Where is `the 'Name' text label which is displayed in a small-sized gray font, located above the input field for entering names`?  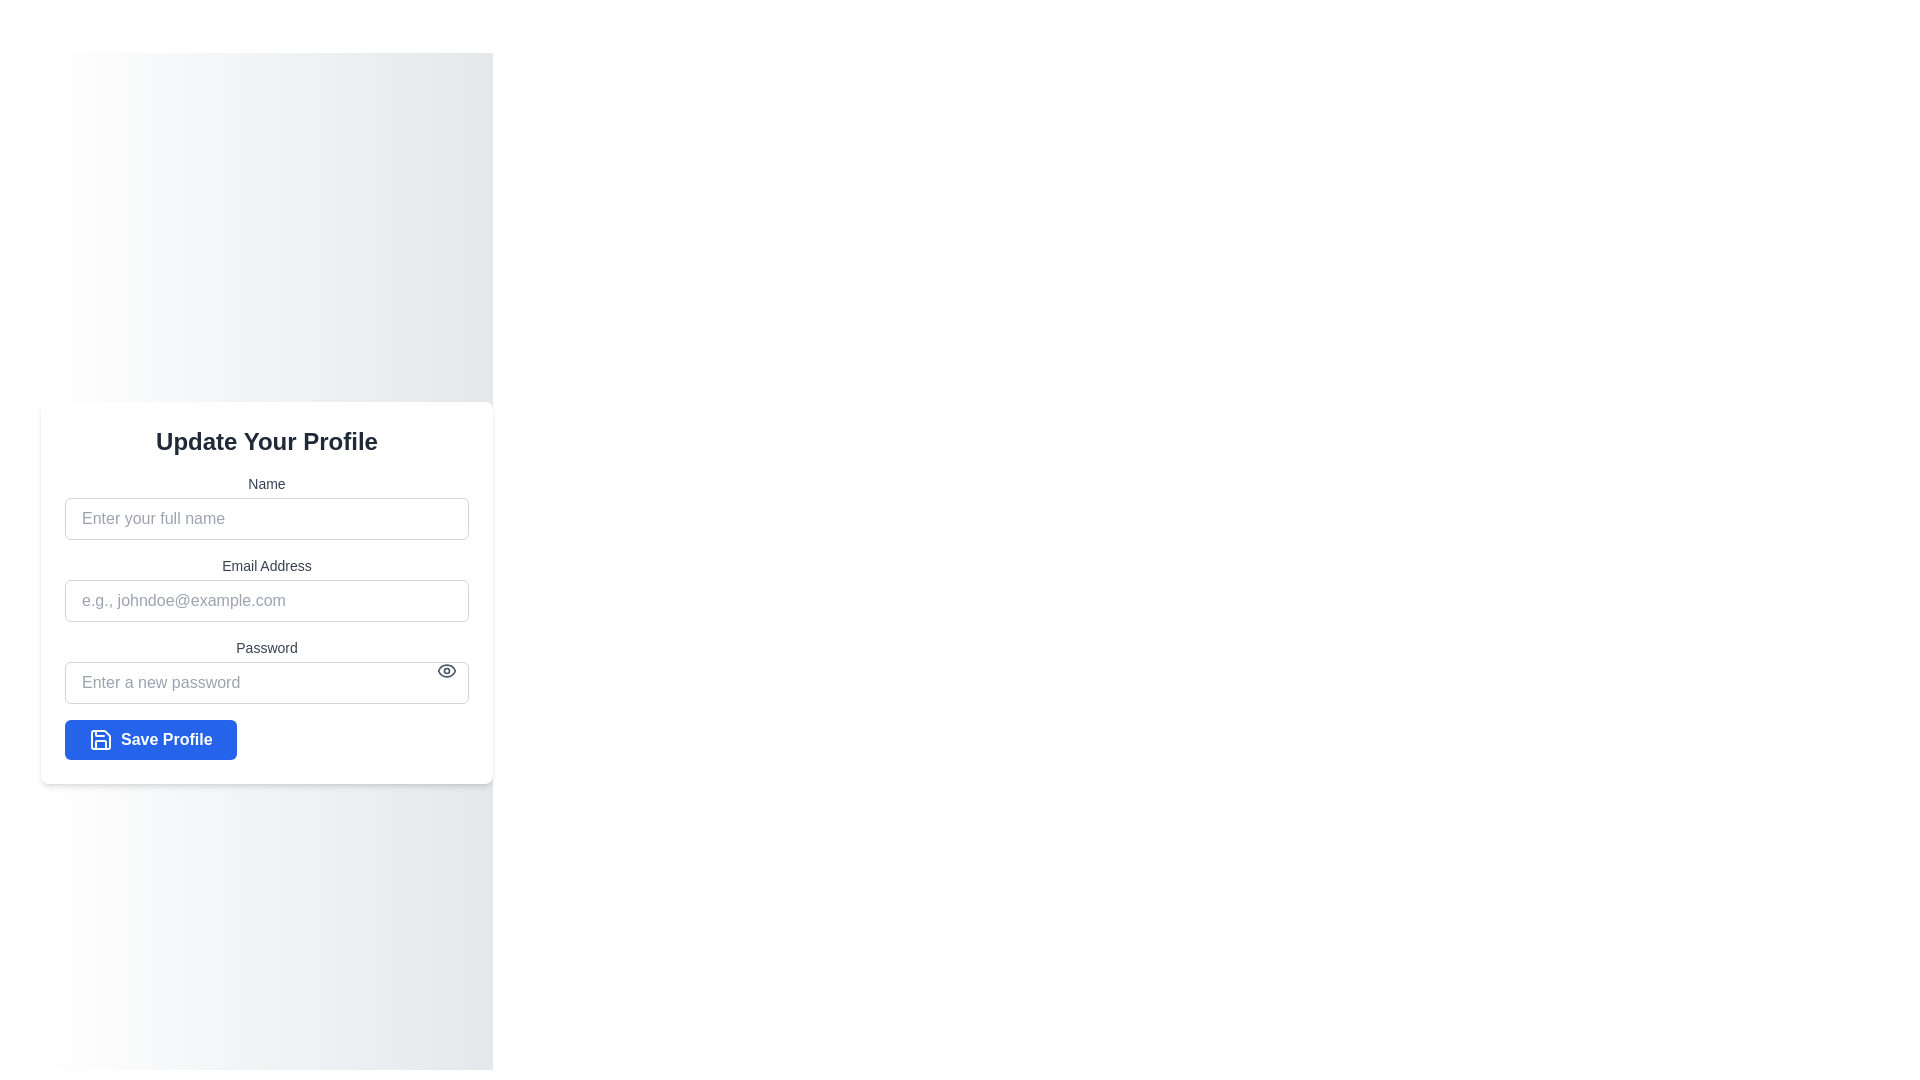
the 'Name' text label which is displayed in a small-sized gray font, located above the input field for entering names is located at coordinates (266, 483).